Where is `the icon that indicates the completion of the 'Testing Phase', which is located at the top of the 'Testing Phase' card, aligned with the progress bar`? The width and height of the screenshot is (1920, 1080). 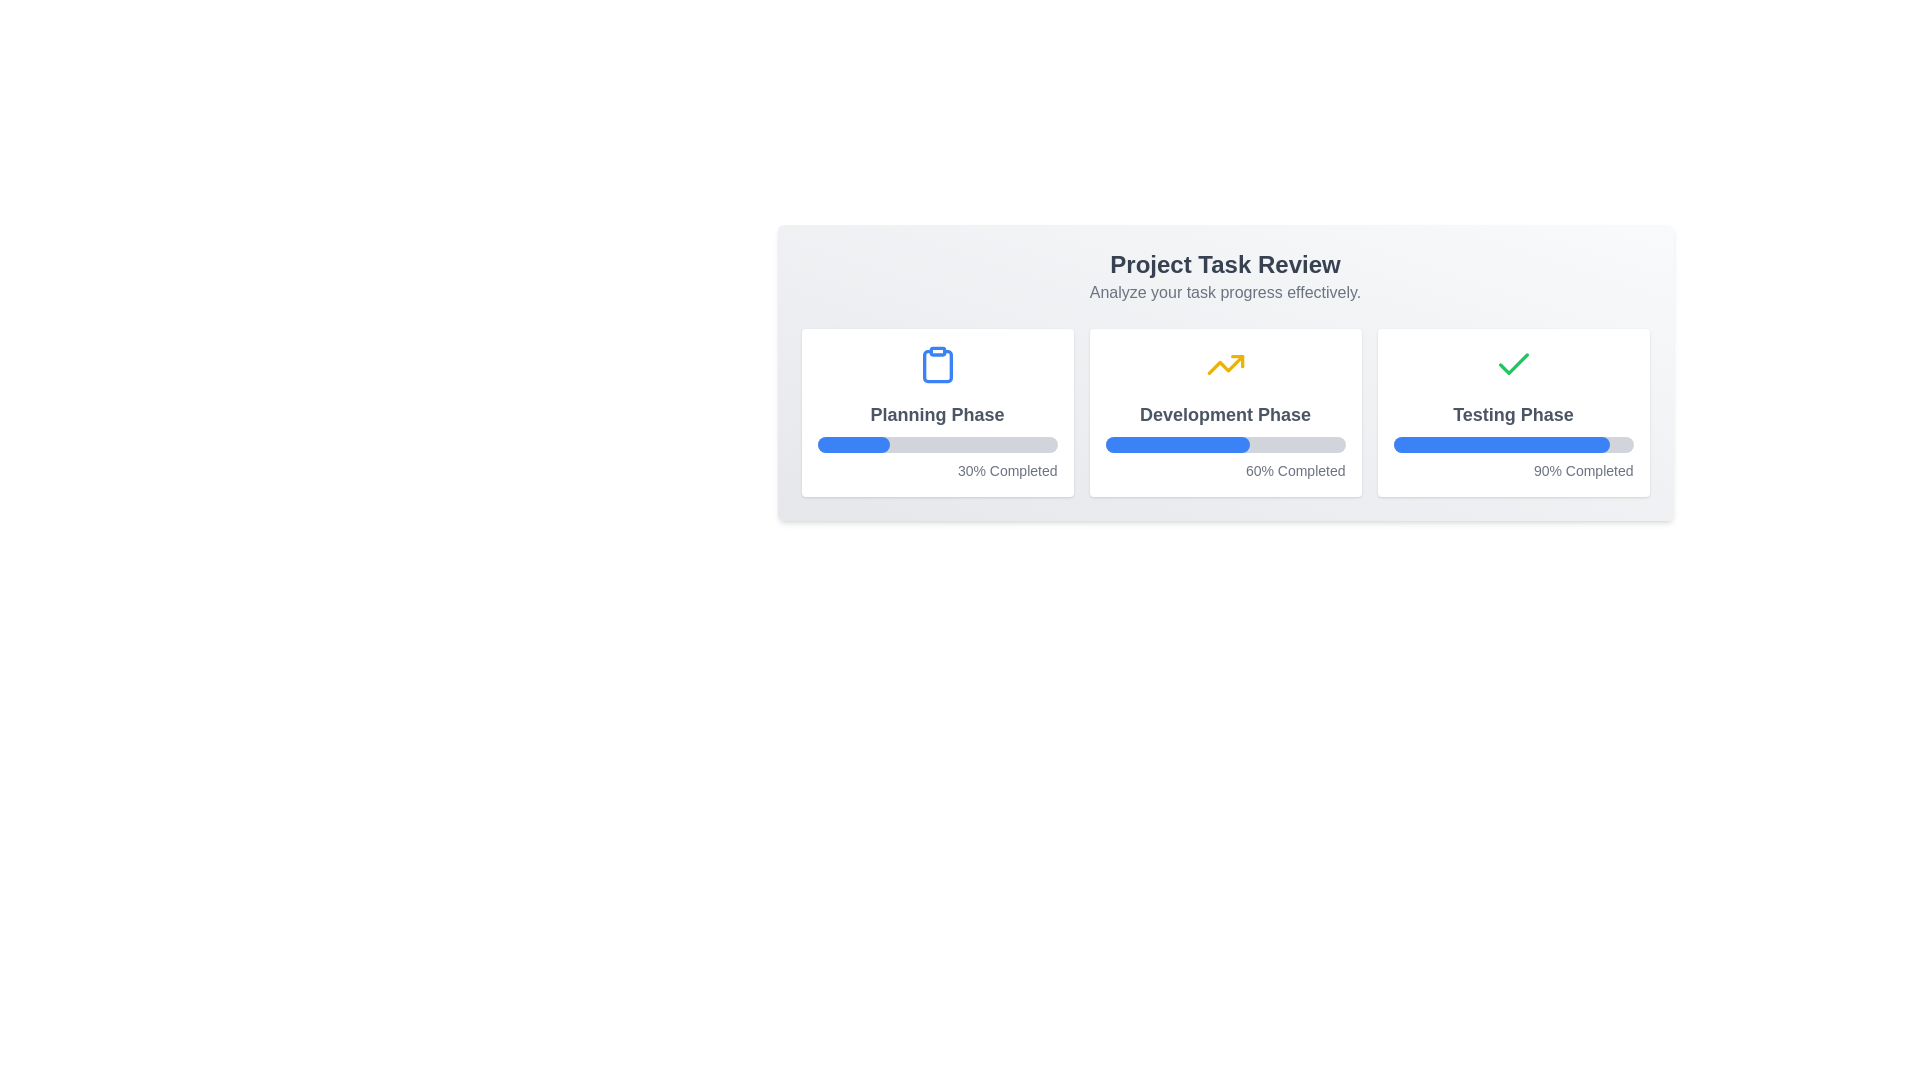 the icon that indicates the completion of the 'Testing Phase', which is located at the top of the 'Testing Phase' card, aligned with the progress bar is located at coordinates (1513, 365).